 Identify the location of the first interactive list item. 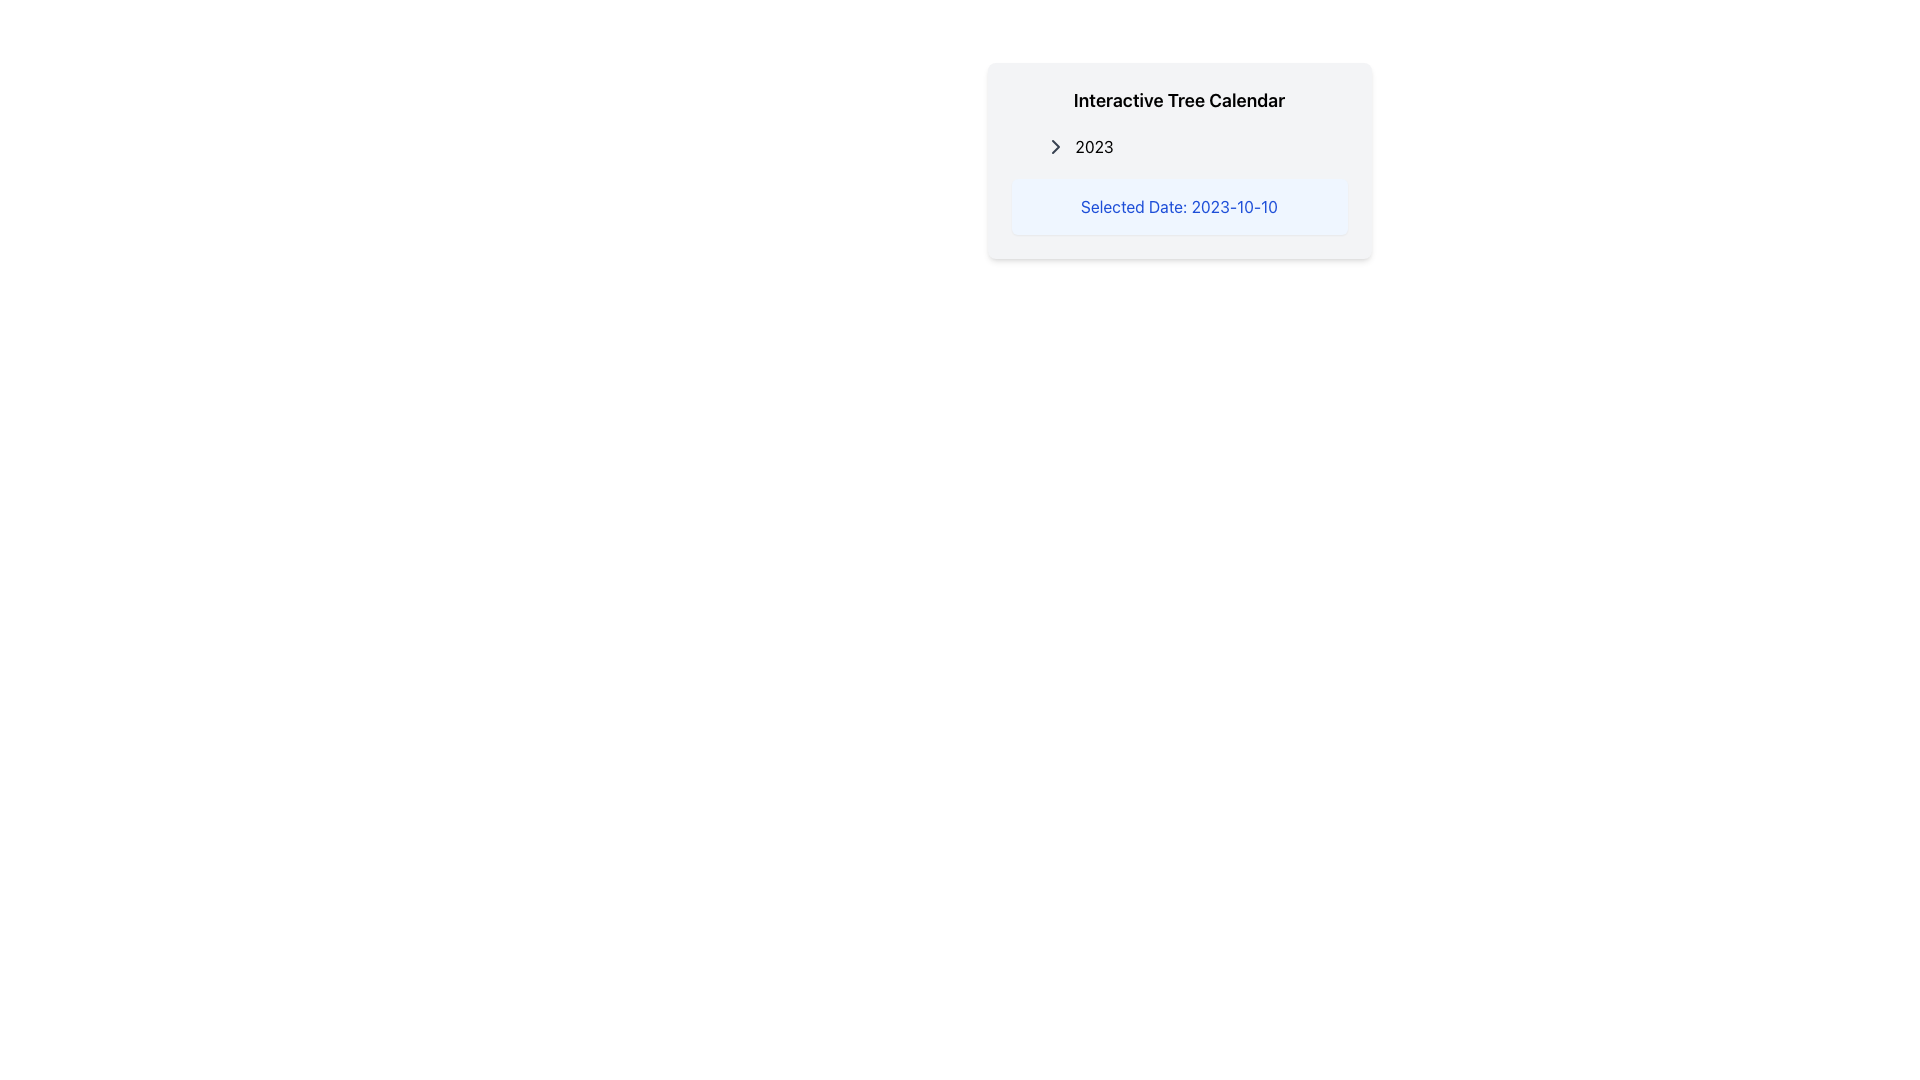
(1187, 145).